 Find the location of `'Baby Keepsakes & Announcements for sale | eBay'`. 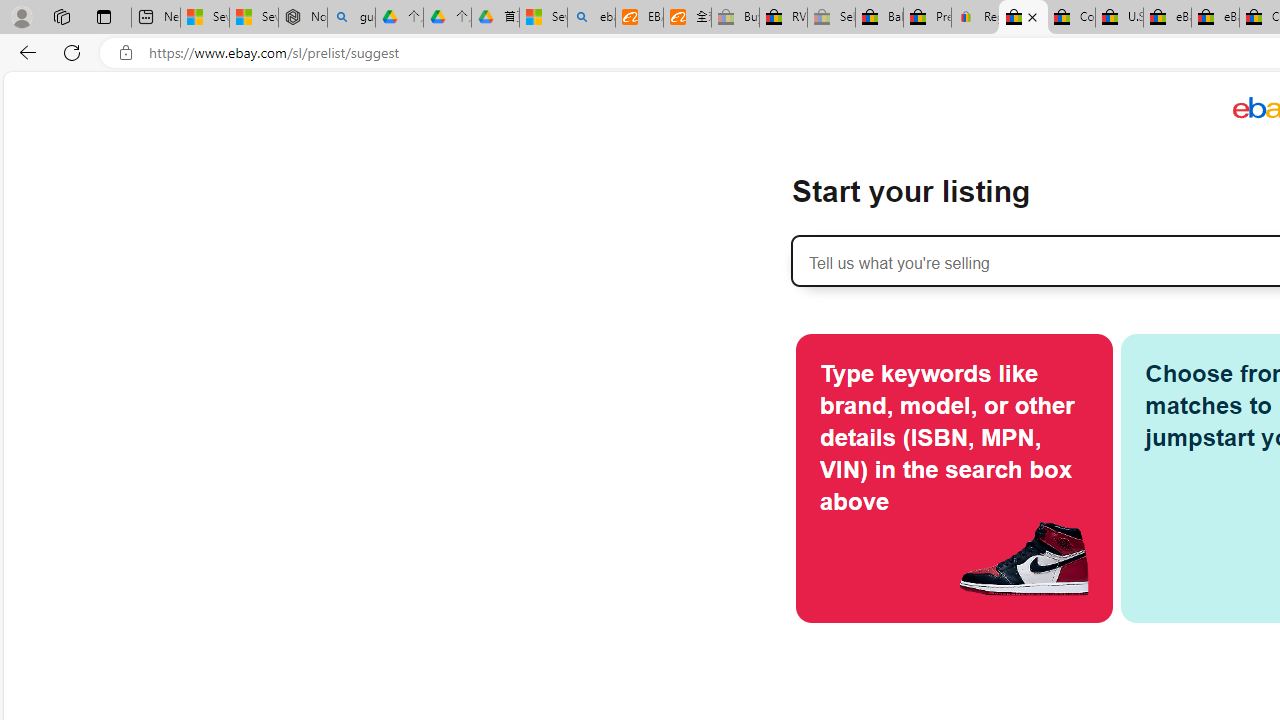

'Baby Keepsakes & Announcements for sale | eBay' is located at coordinates (879, 17).